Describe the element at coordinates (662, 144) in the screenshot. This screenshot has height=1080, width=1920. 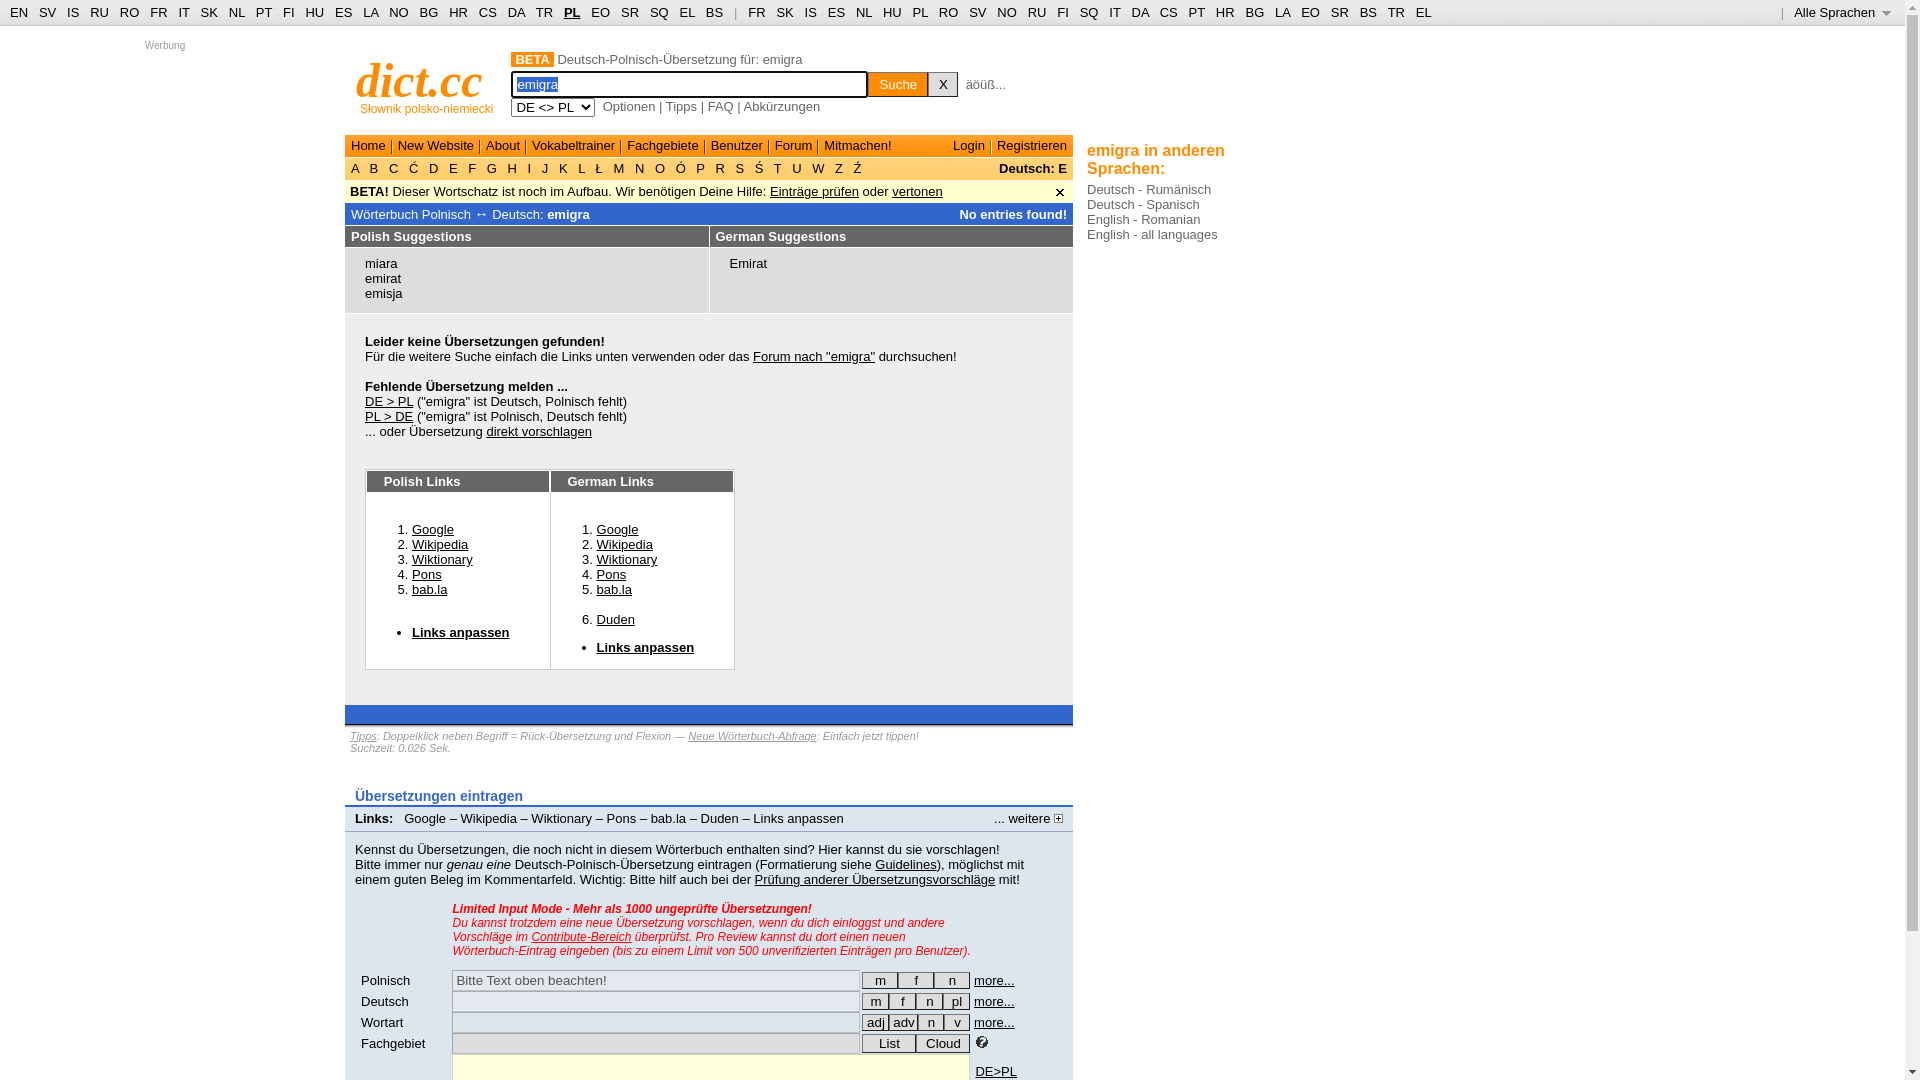
I see `'Fachgebiete'` at that location.